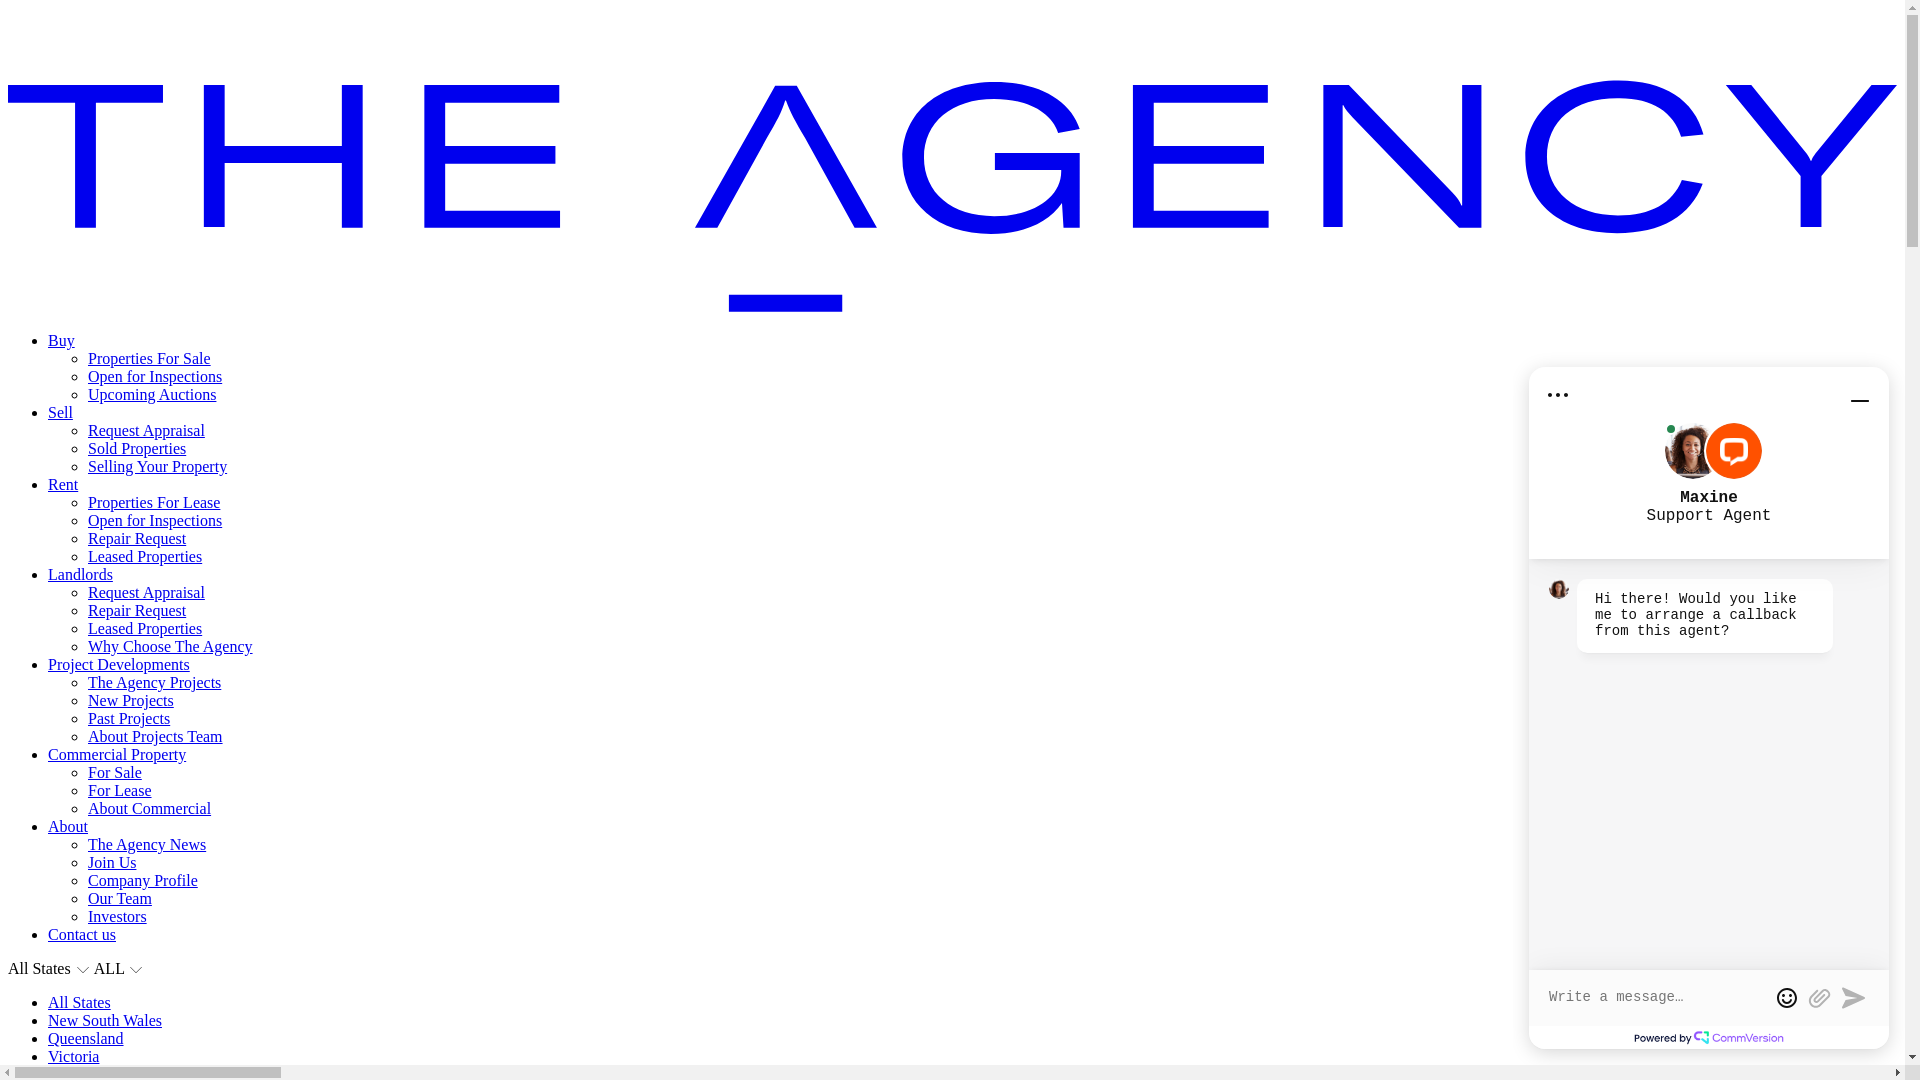 The image size is (1920, 1080). What do you see at coordinates (170, 646) in the screenshot?
I see `'Why Choose The Agency'` at bounding box center [170, 646].